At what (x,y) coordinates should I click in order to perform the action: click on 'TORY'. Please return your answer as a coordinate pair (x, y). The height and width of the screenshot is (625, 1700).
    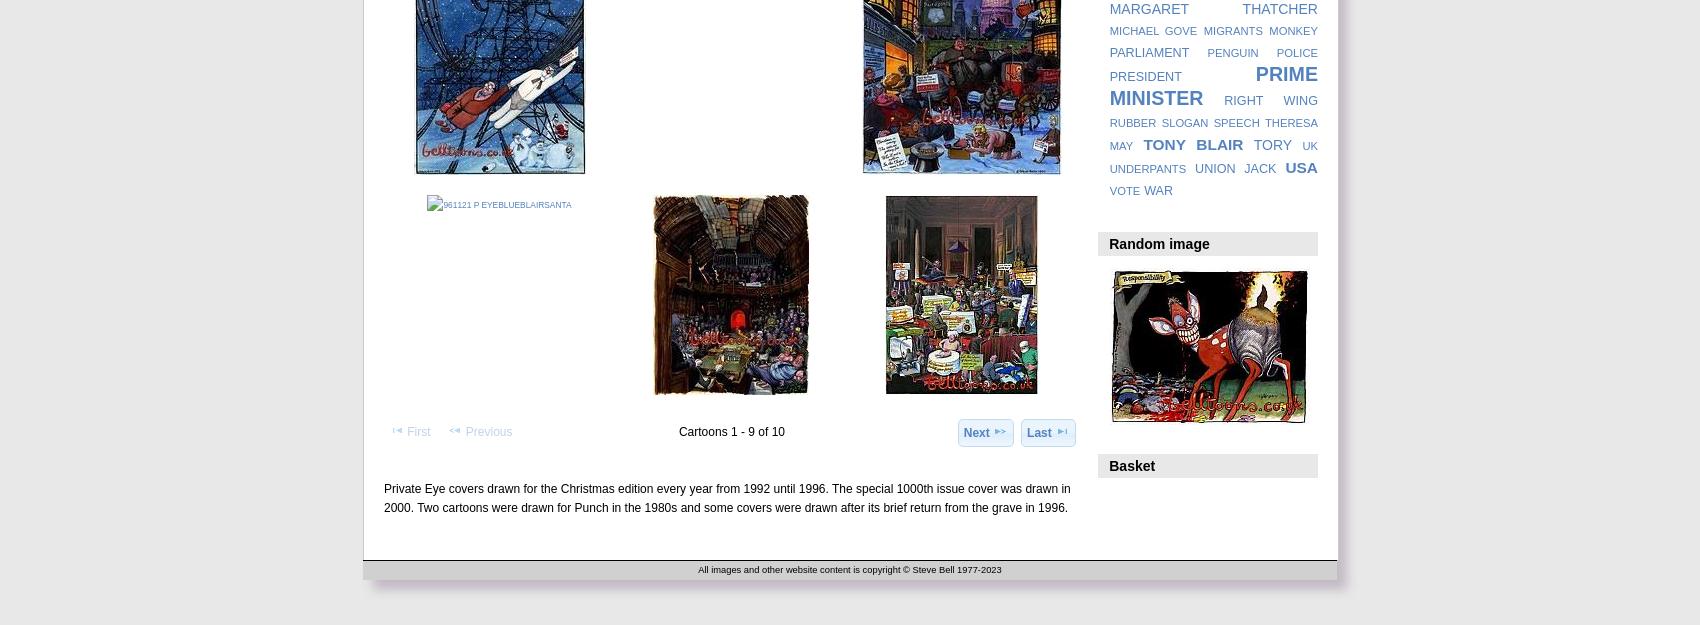
    Looking at the image, I should click on (1271, 144).